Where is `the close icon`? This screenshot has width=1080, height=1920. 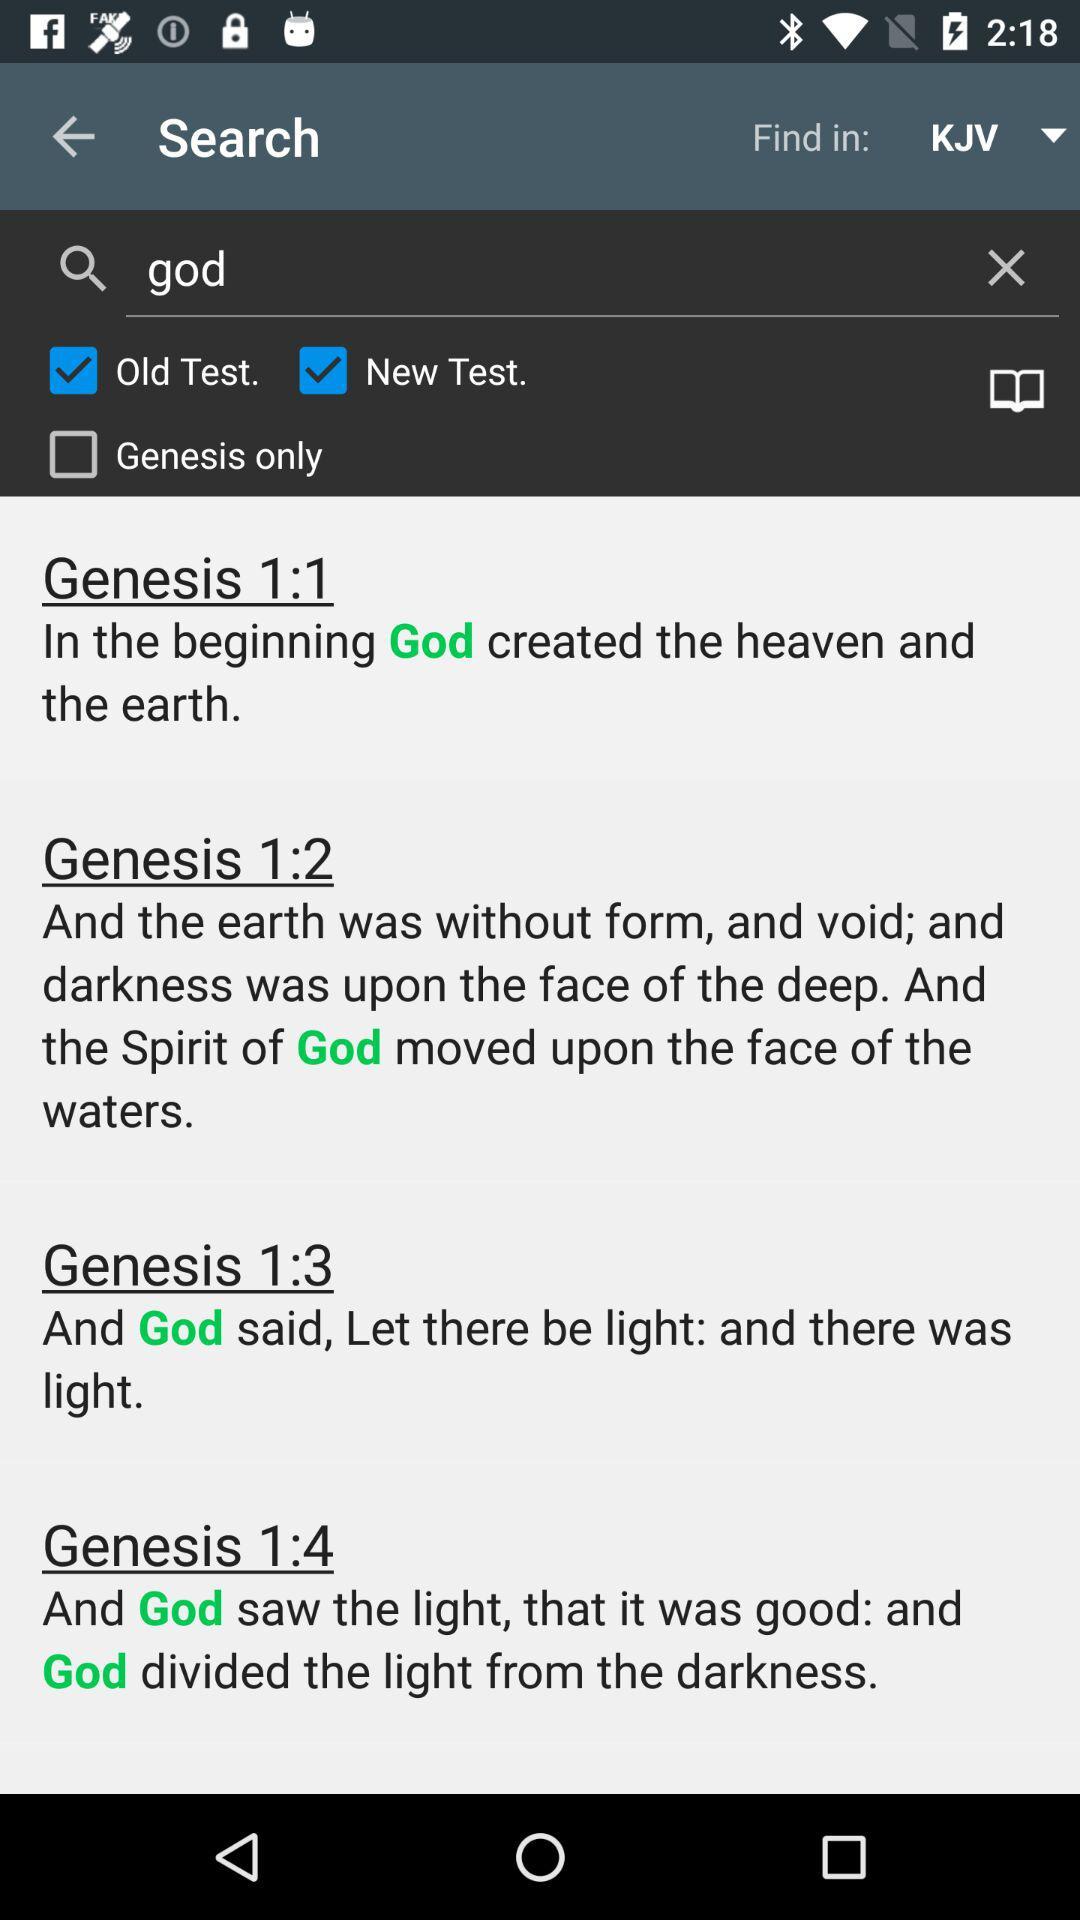
the close icon is located at coordinates (1006, 266).